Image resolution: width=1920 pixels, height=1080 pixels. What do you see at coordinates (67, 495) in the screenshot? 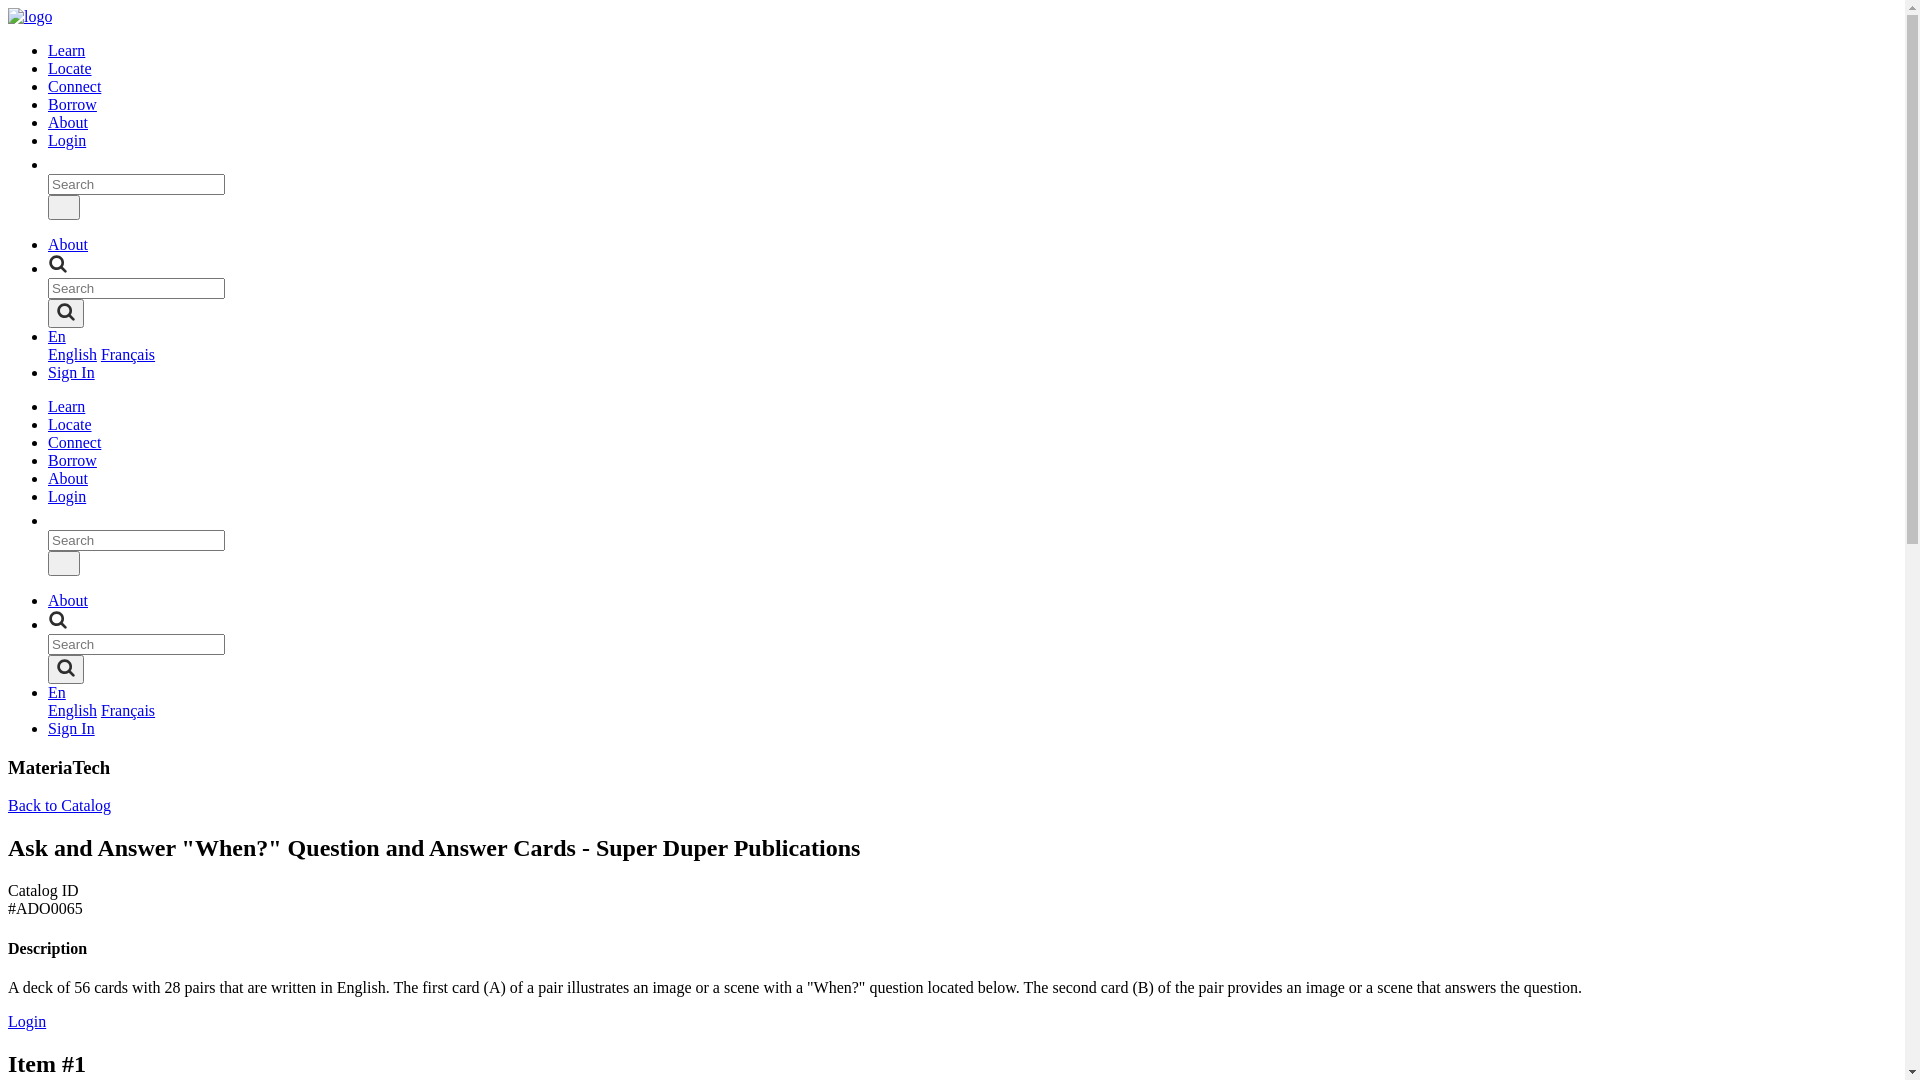
I see `'Login'` at bounding box center [67, 495].